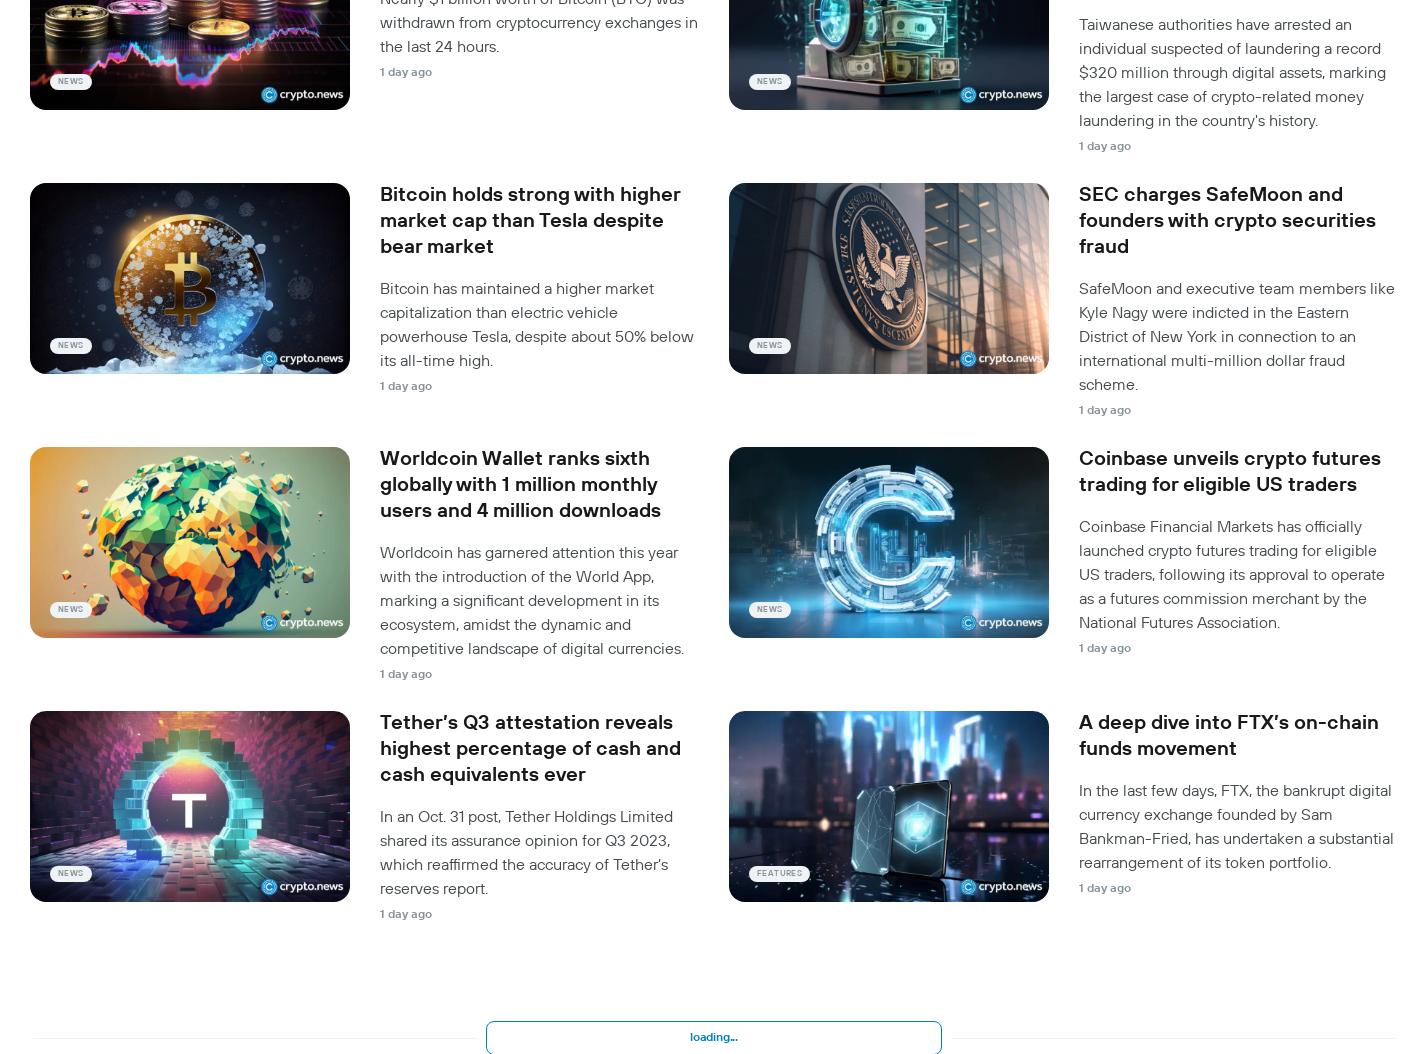 The height and width of the screenshot is (1054, 1428). I want to click on 'Bitcoin holds strong with higher market cap than Tesla despite bear market', so click(529, 220).